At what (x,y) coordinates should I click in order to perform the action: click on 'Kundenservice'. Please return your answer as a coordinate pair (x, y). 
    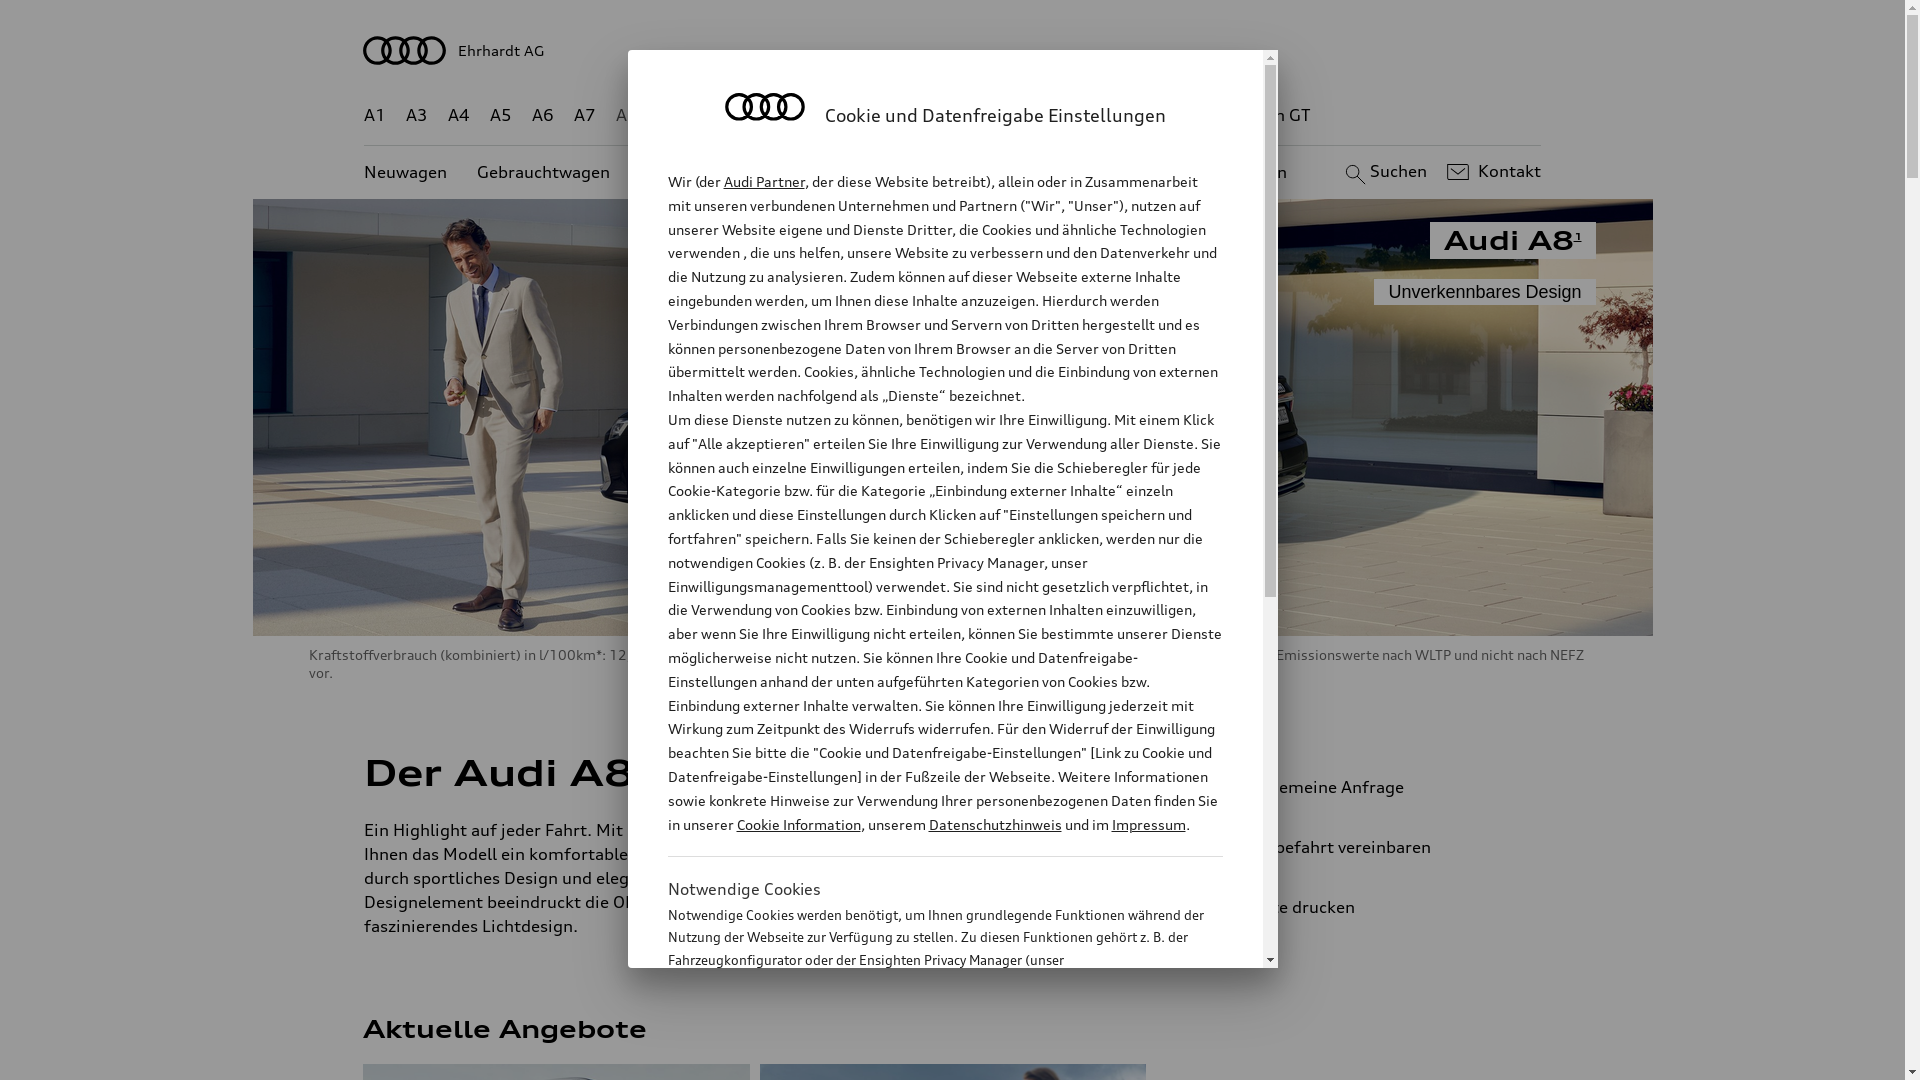
    Looking at the image, I should click on (906, 171).